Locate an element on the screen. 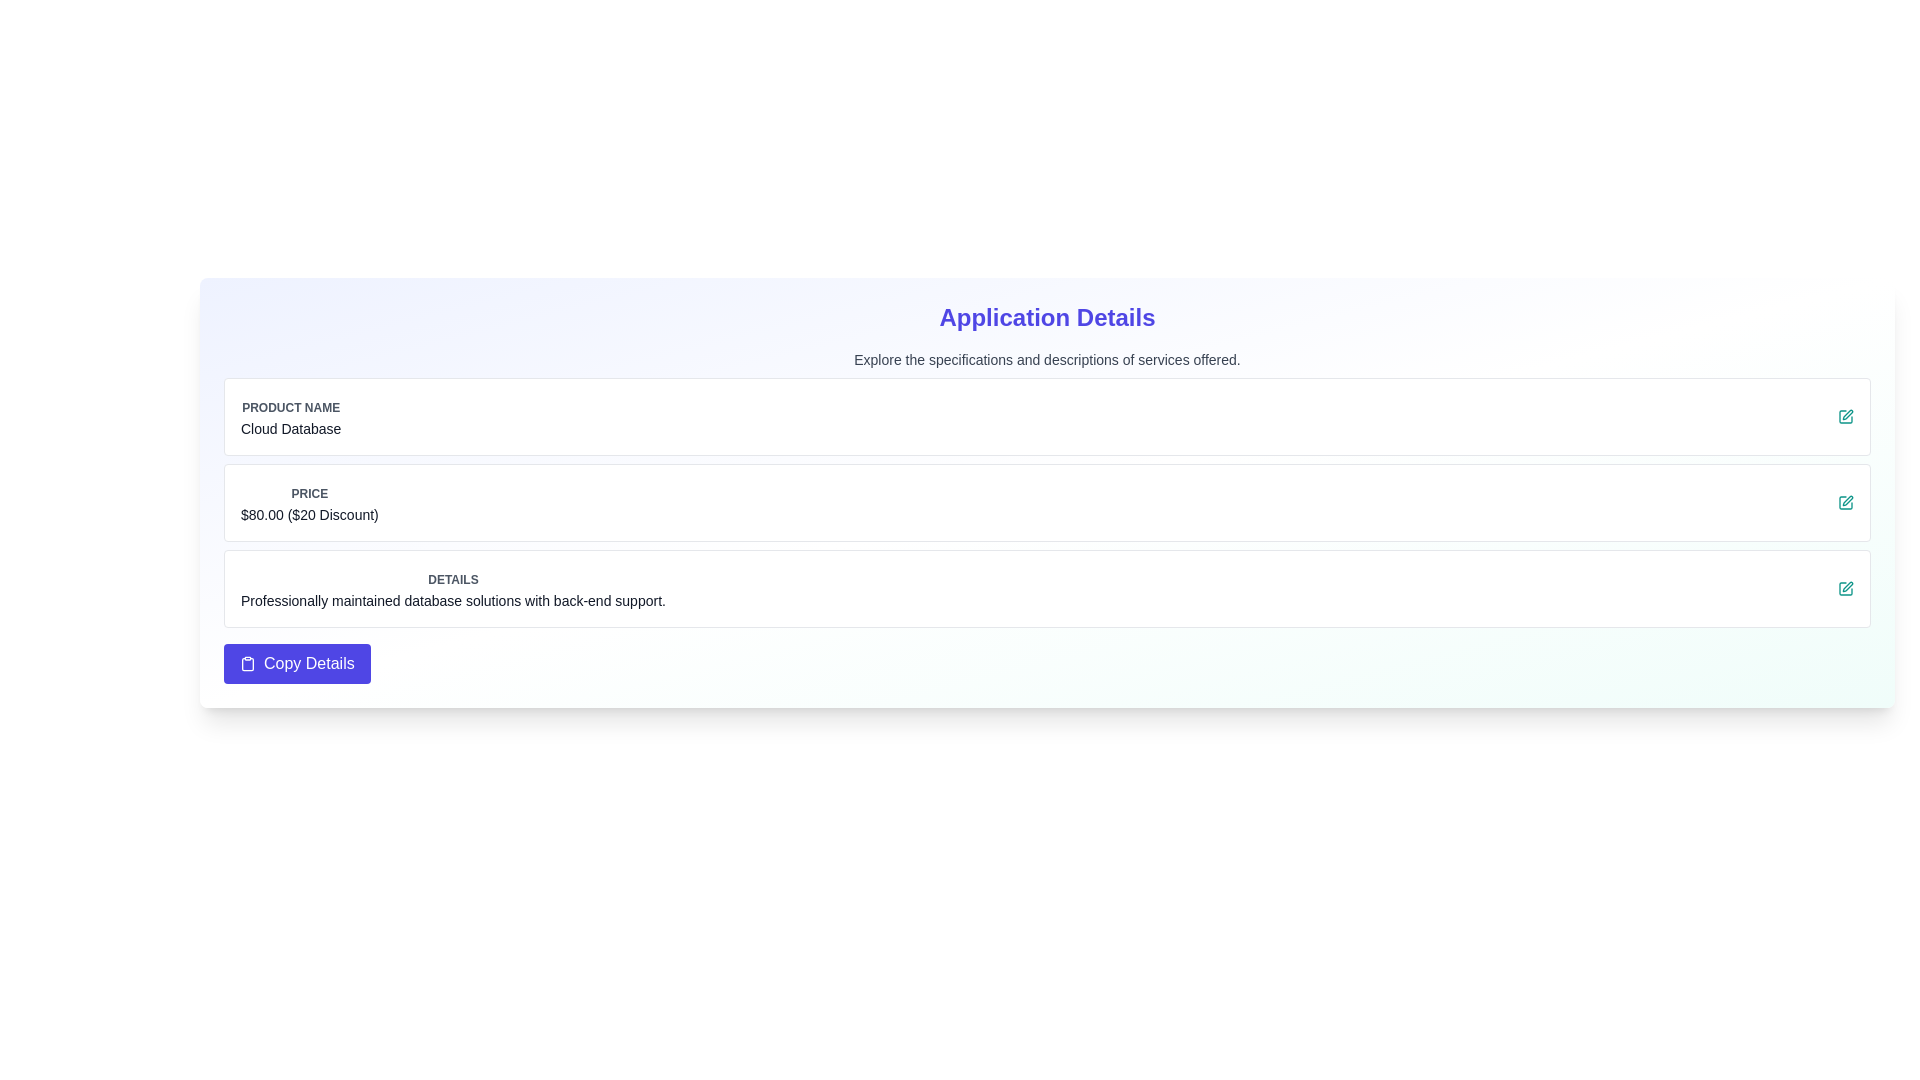 The image size is (1920, 1080). the text block that provides an overview of the professional database services, located below the 'Price' section and above the 'Copy Details' button is located at coordinates (452, 588).